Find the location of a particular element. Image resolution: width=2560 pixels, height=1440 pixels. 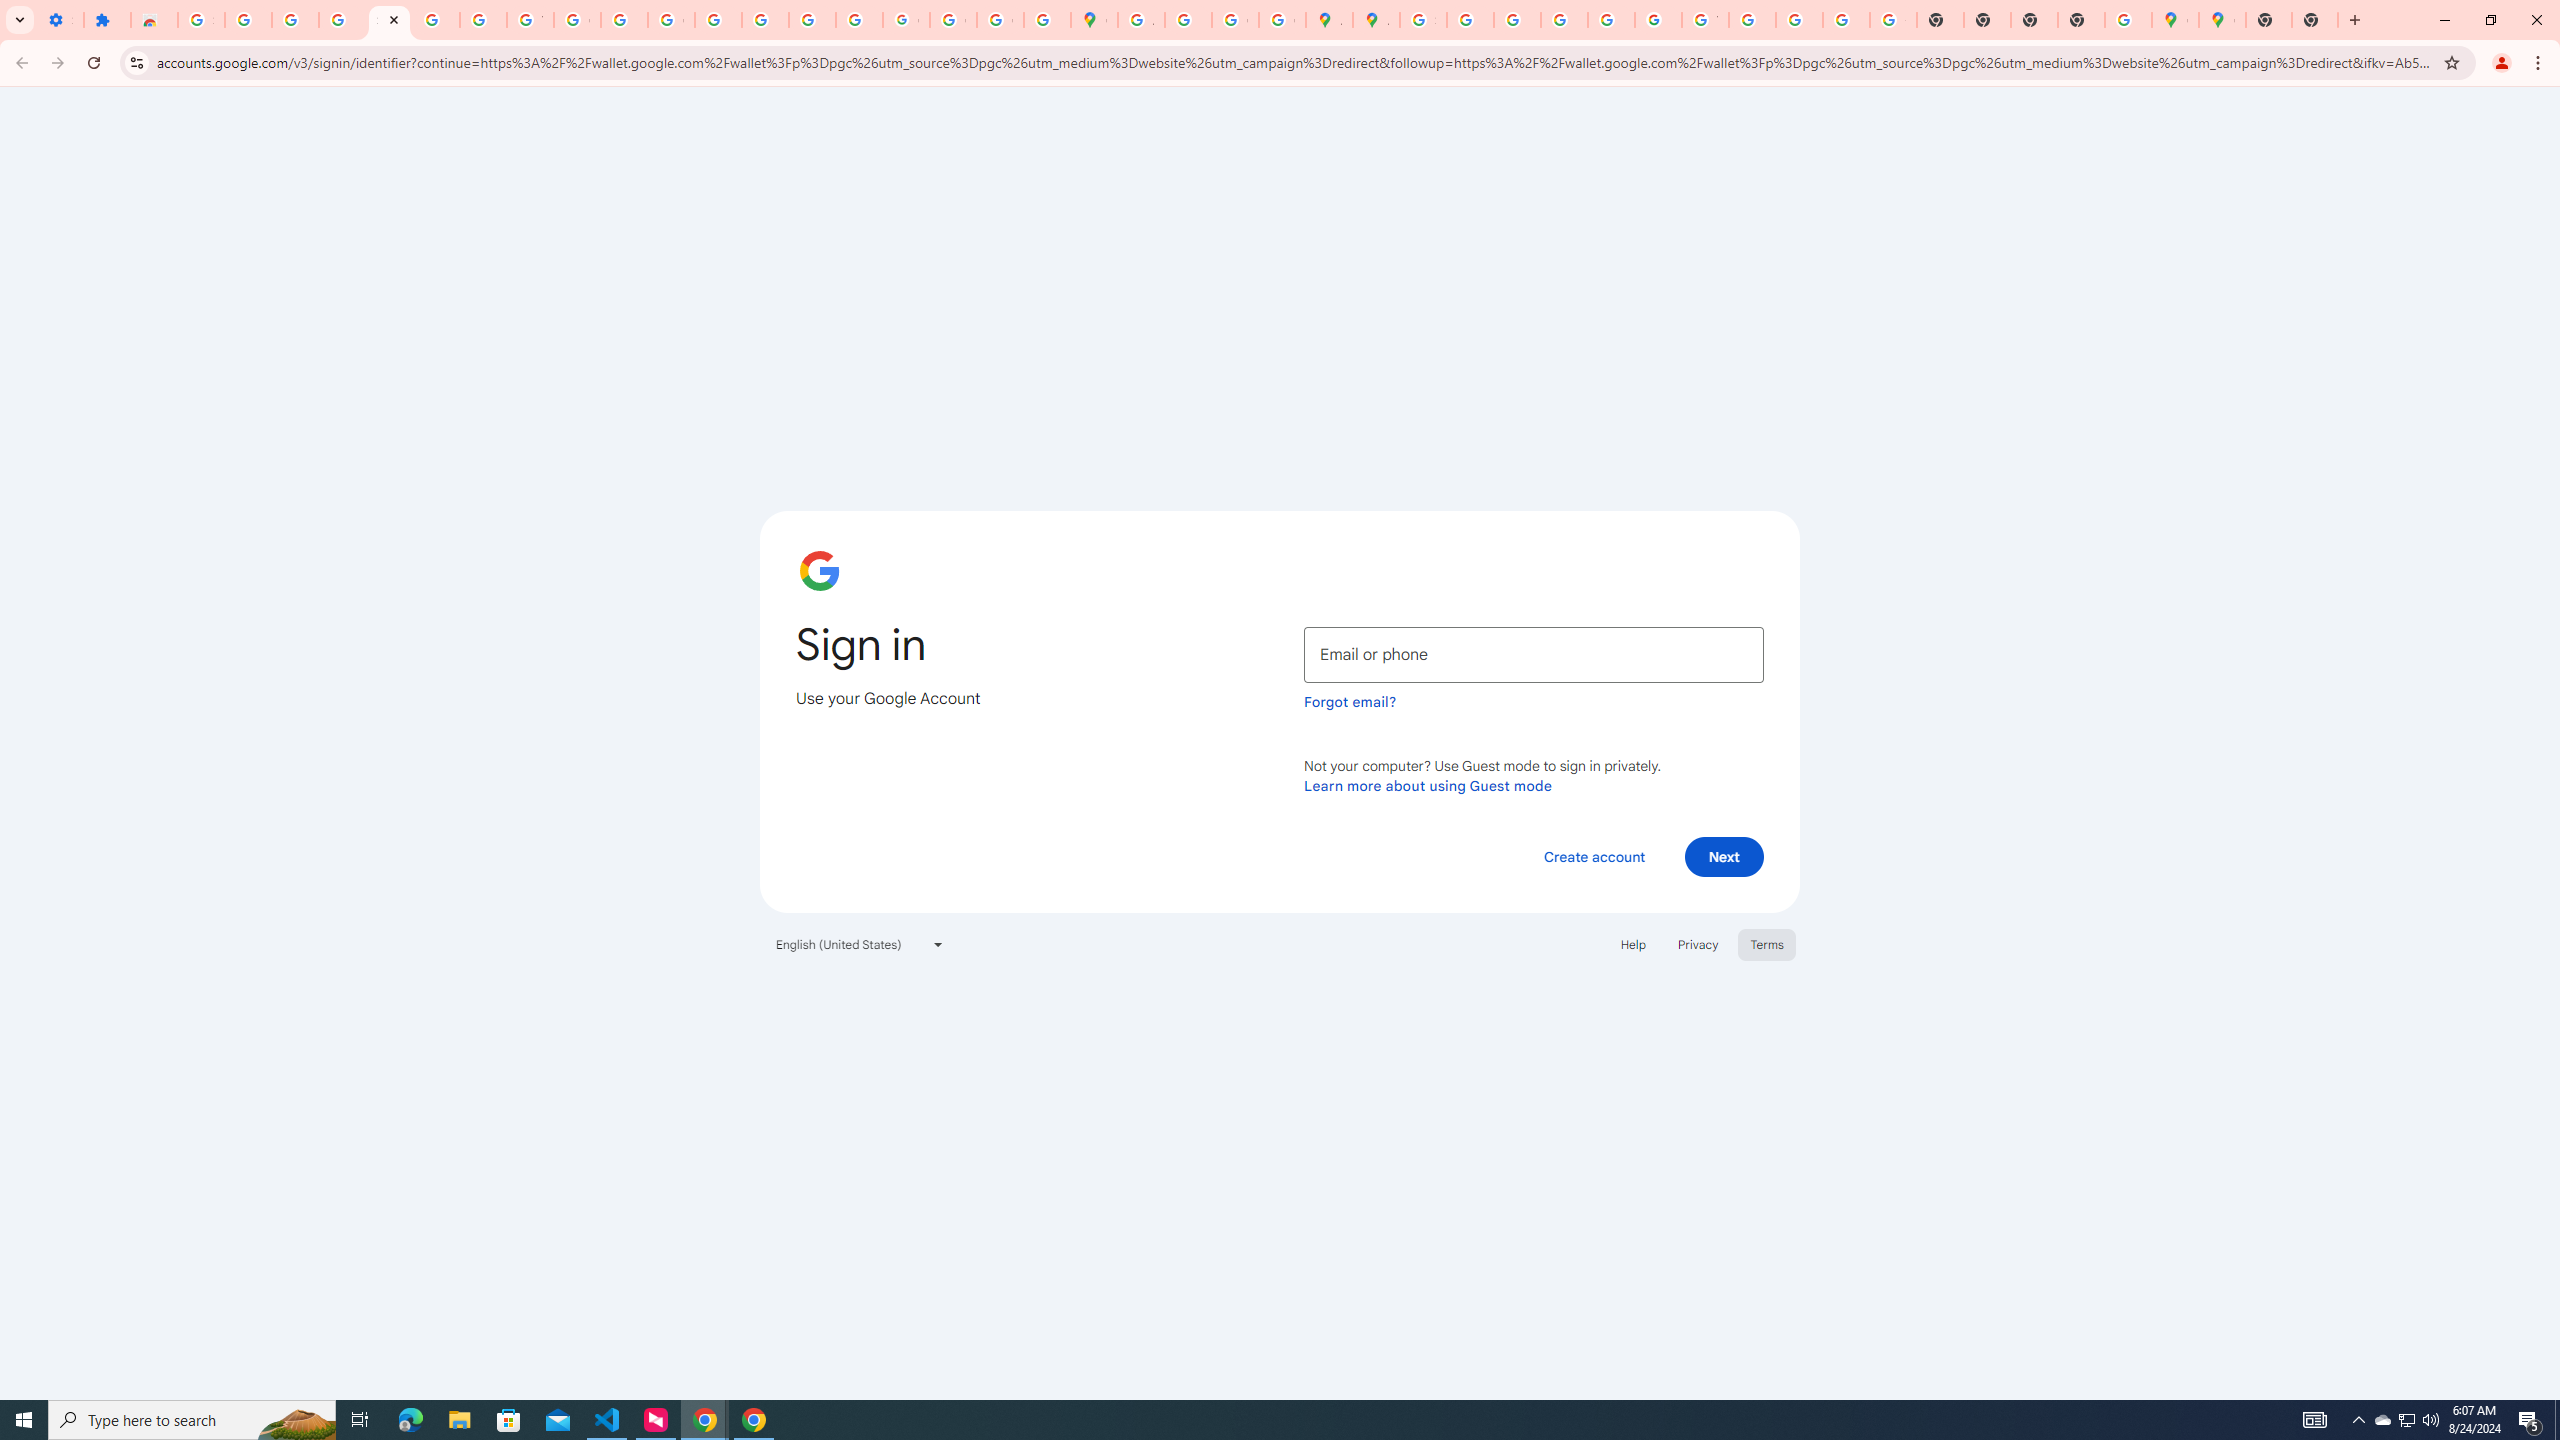

'Reviews: Helix Fruit Jump Arcade Game' is located at coordinates (154, 19).